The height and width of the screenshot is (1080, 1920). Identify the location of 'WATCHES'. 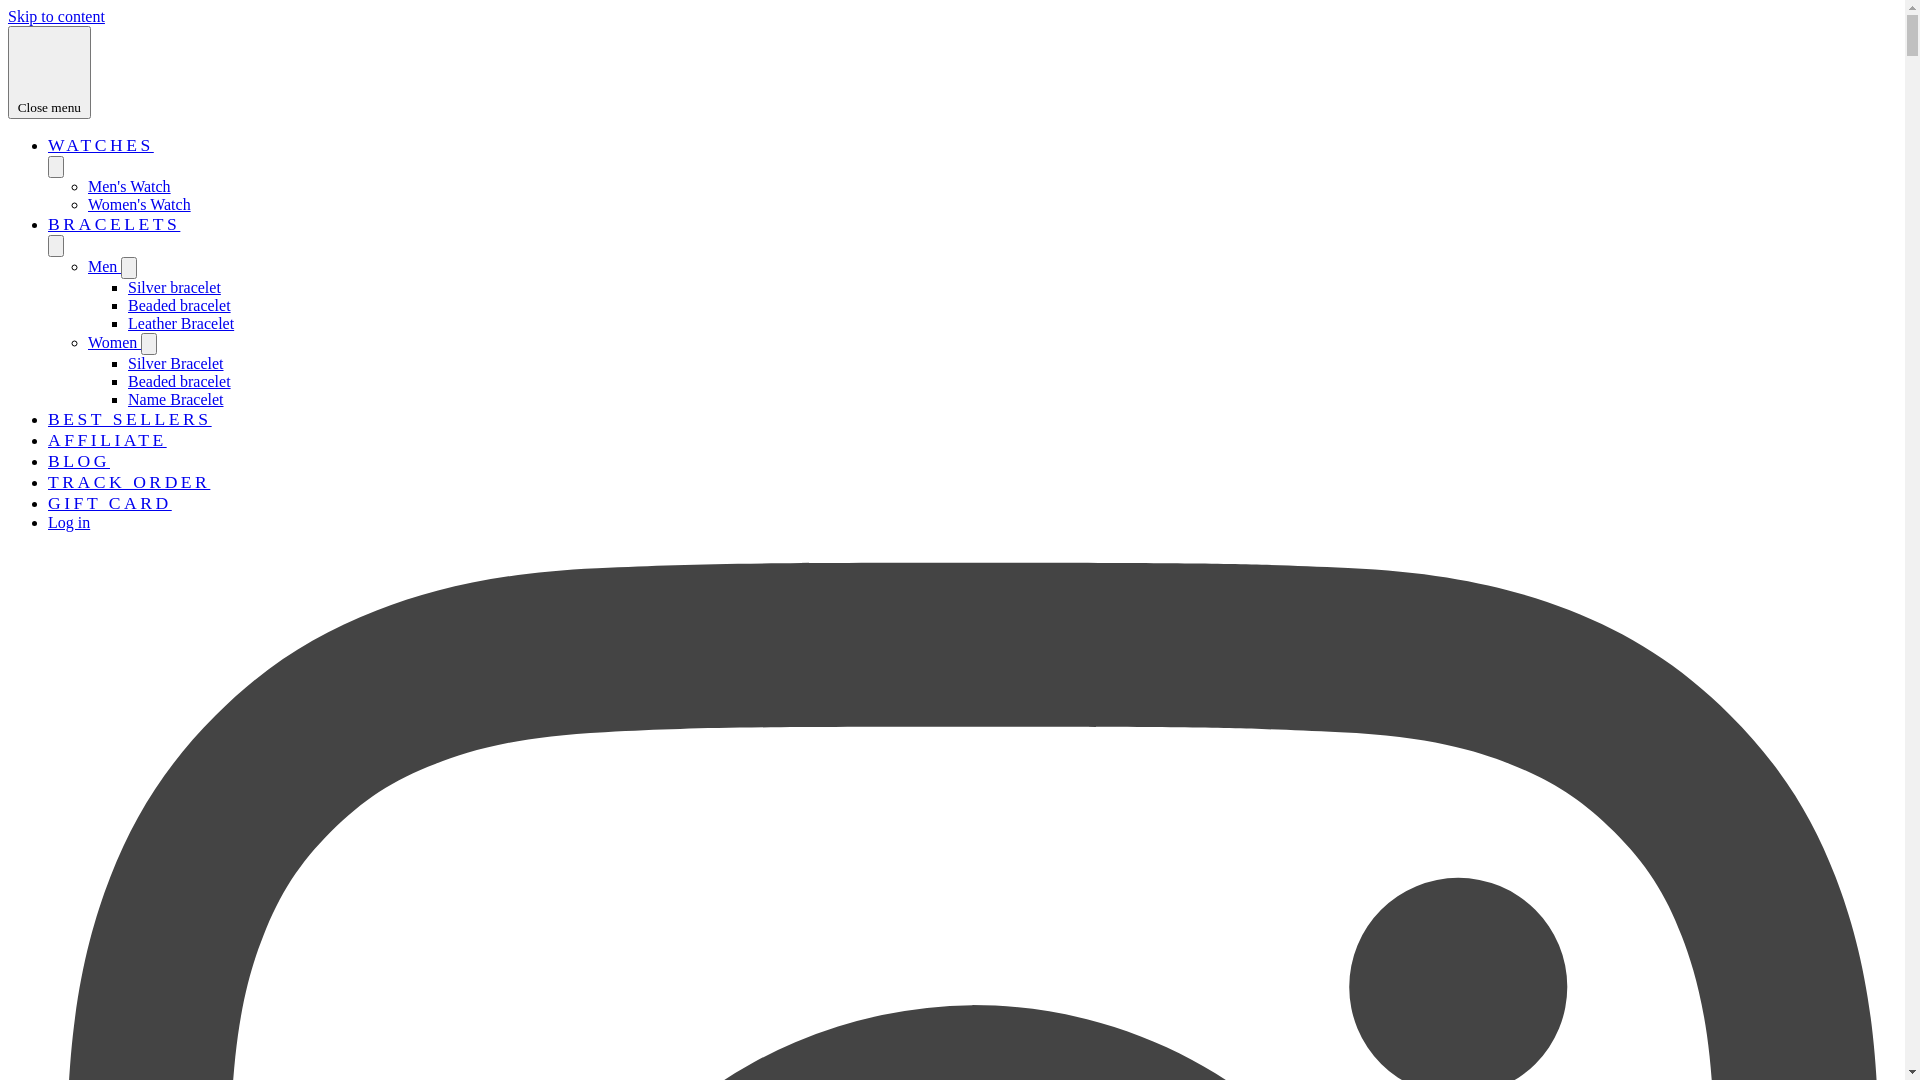
(99, 144).